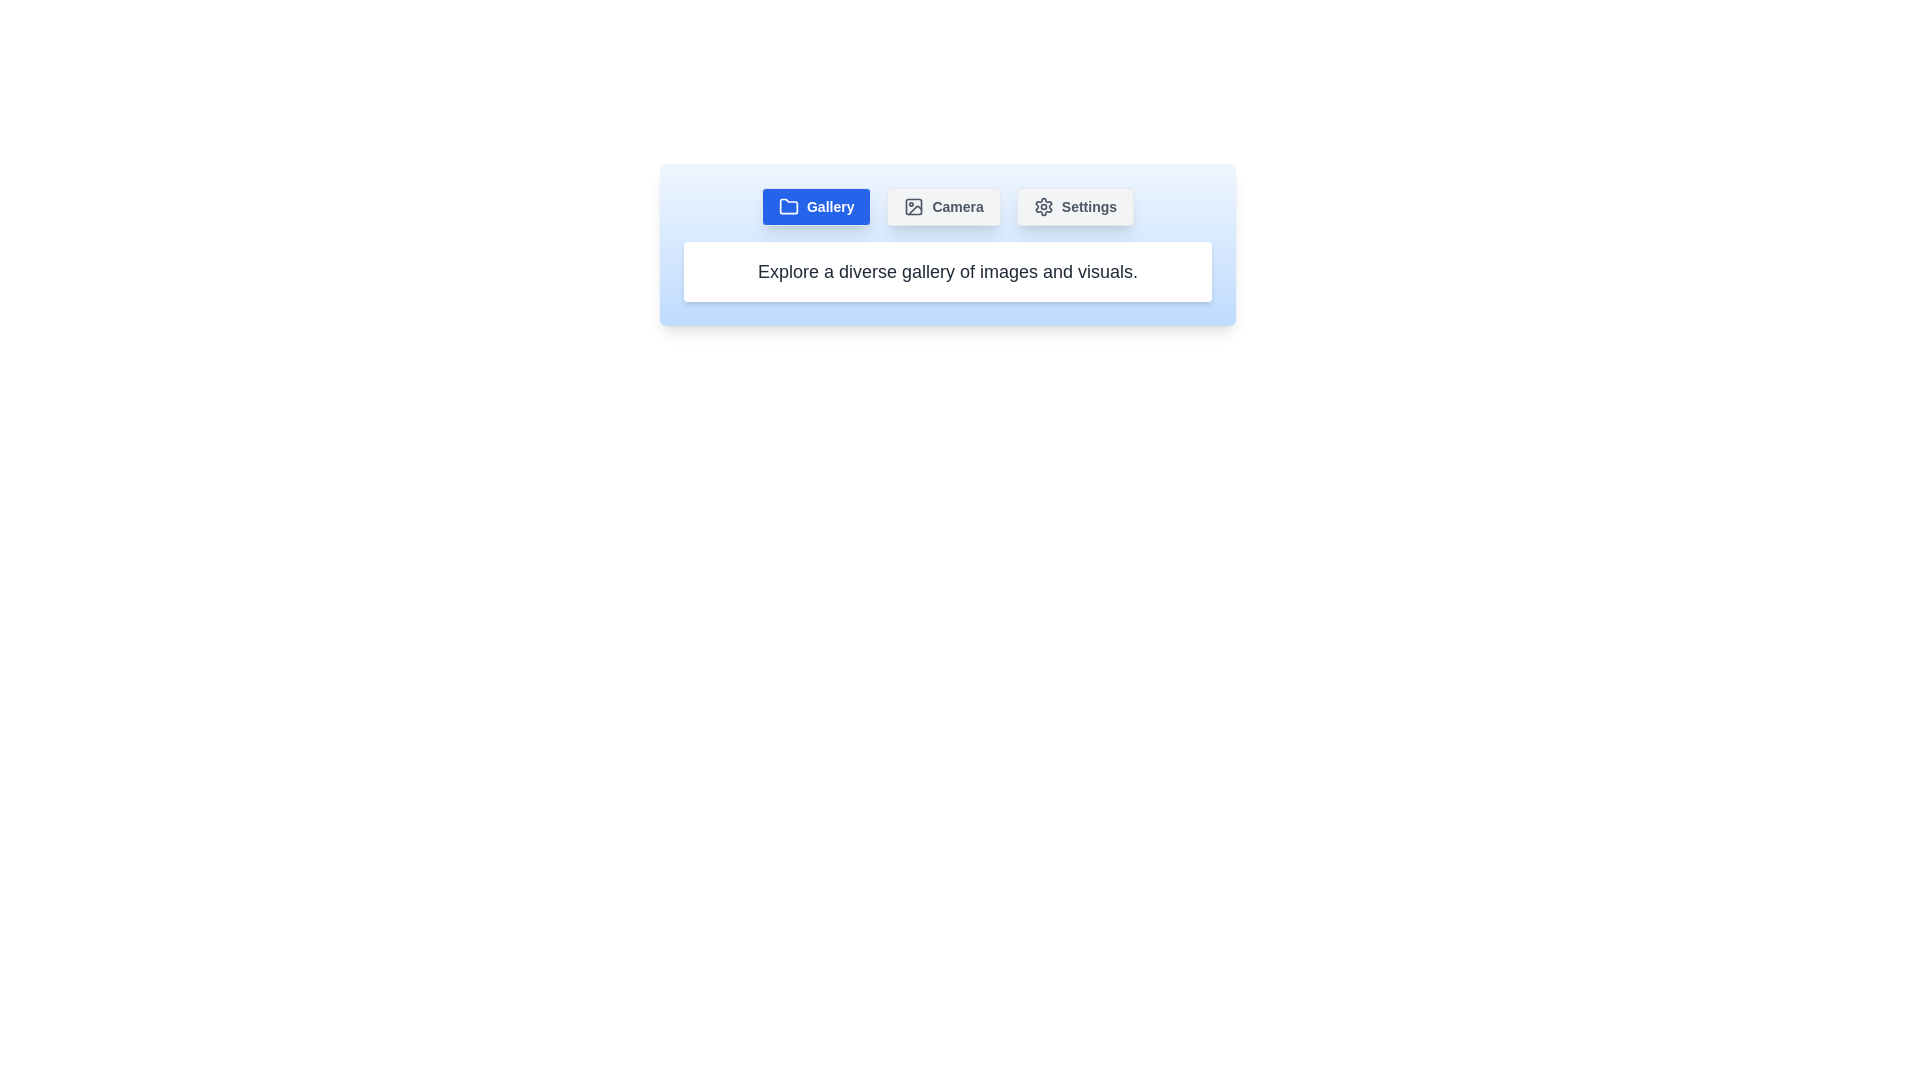  Describe the element at coordinates (1074, 207) in the screenshot. I see `the 'Settings' button, which is the third button in a horizontal row of three buttons labeled 'Gallery,' 'Camera,' and 'Settings'` at that location.